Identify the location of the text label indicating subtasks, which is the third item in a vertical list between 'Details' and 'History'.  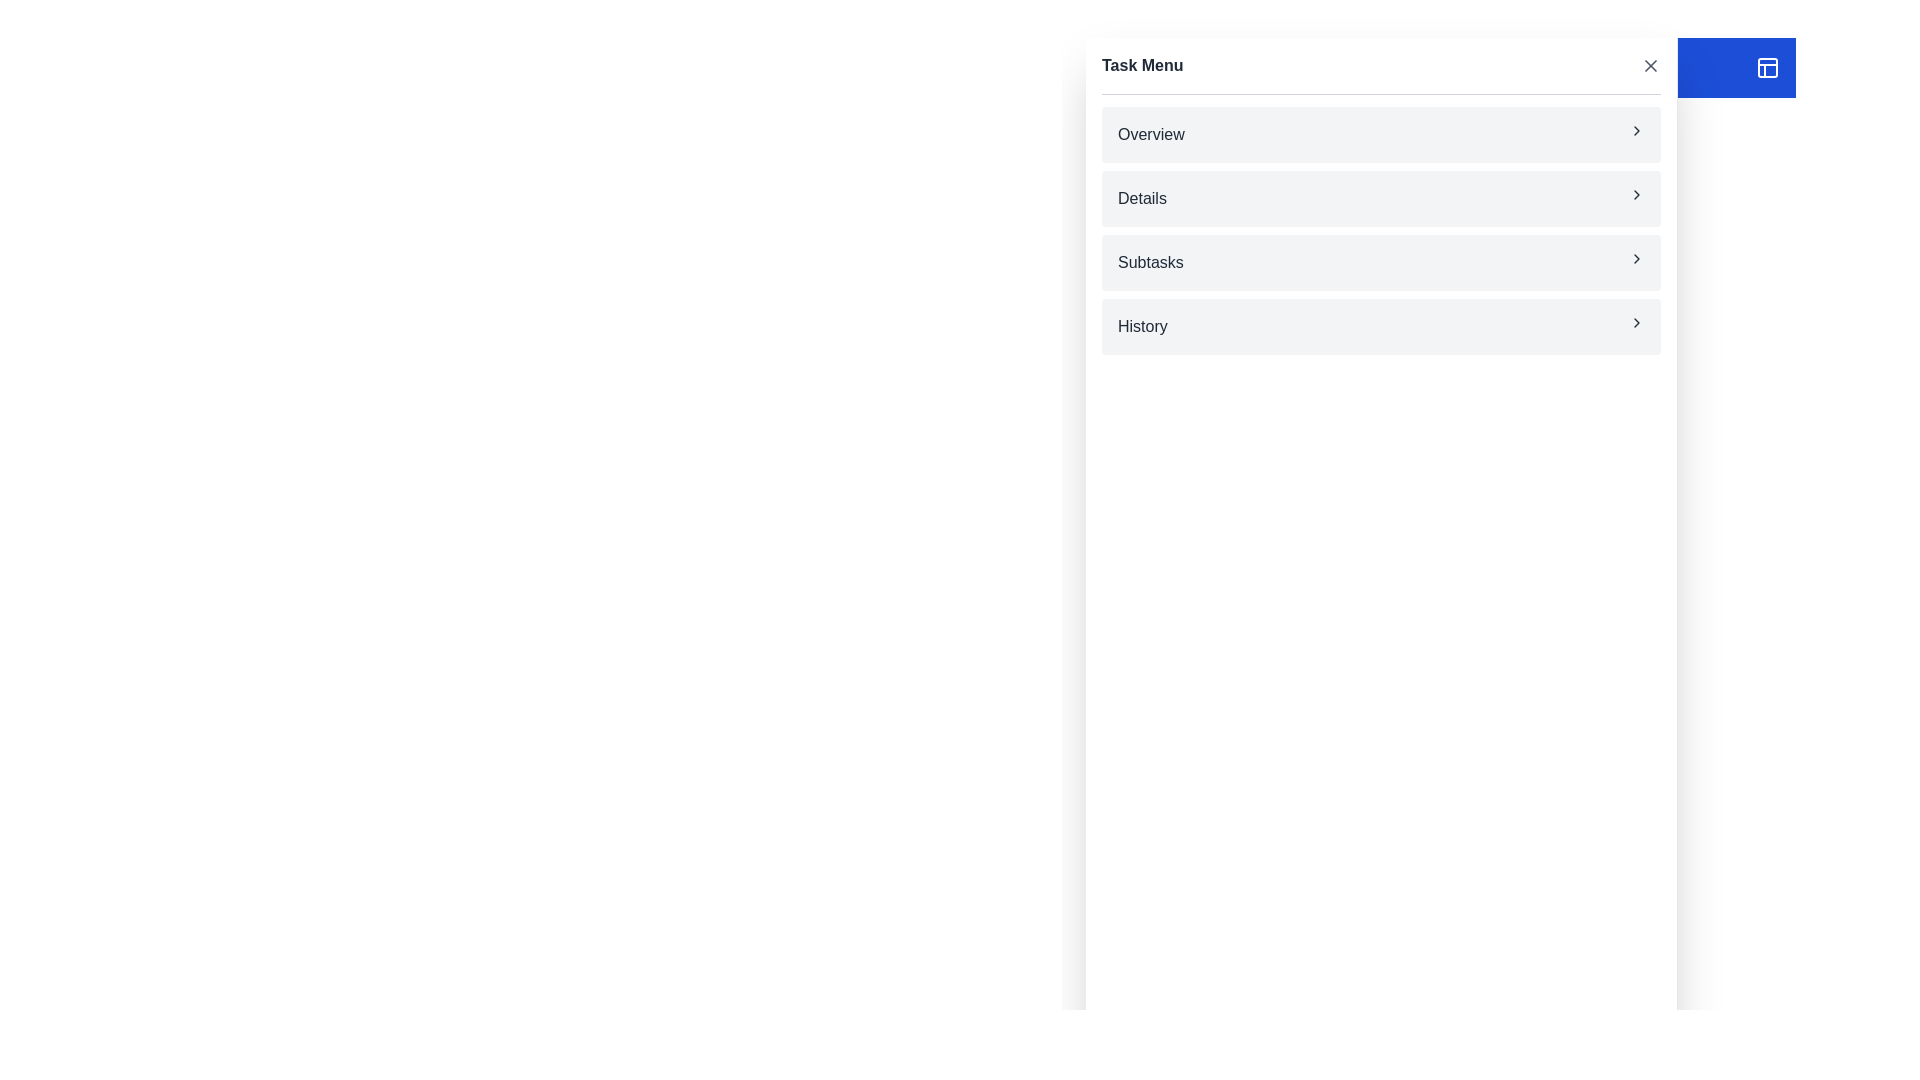
(1150, 261).